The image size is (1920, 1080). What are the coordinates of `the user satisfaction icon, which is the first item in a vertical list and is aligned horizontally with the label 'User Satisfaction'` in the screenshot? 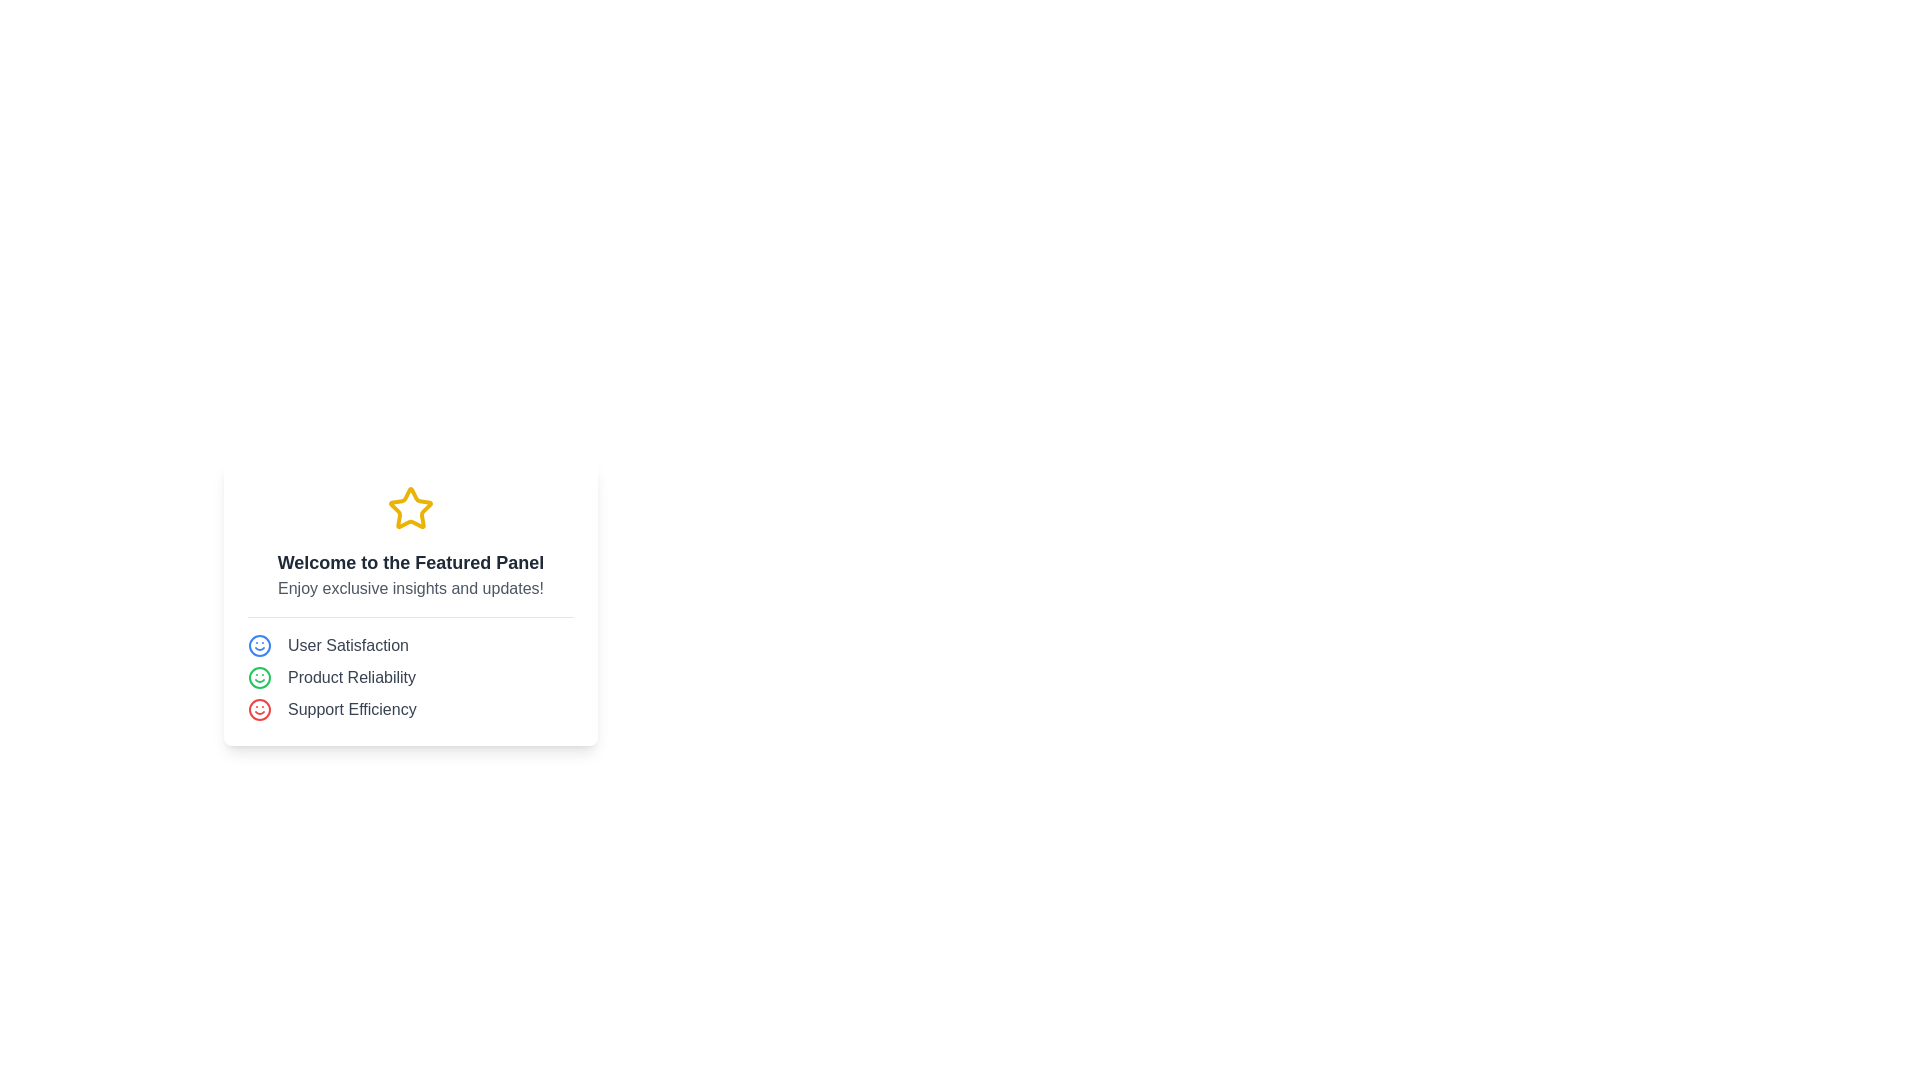 It's located at (258, 644).